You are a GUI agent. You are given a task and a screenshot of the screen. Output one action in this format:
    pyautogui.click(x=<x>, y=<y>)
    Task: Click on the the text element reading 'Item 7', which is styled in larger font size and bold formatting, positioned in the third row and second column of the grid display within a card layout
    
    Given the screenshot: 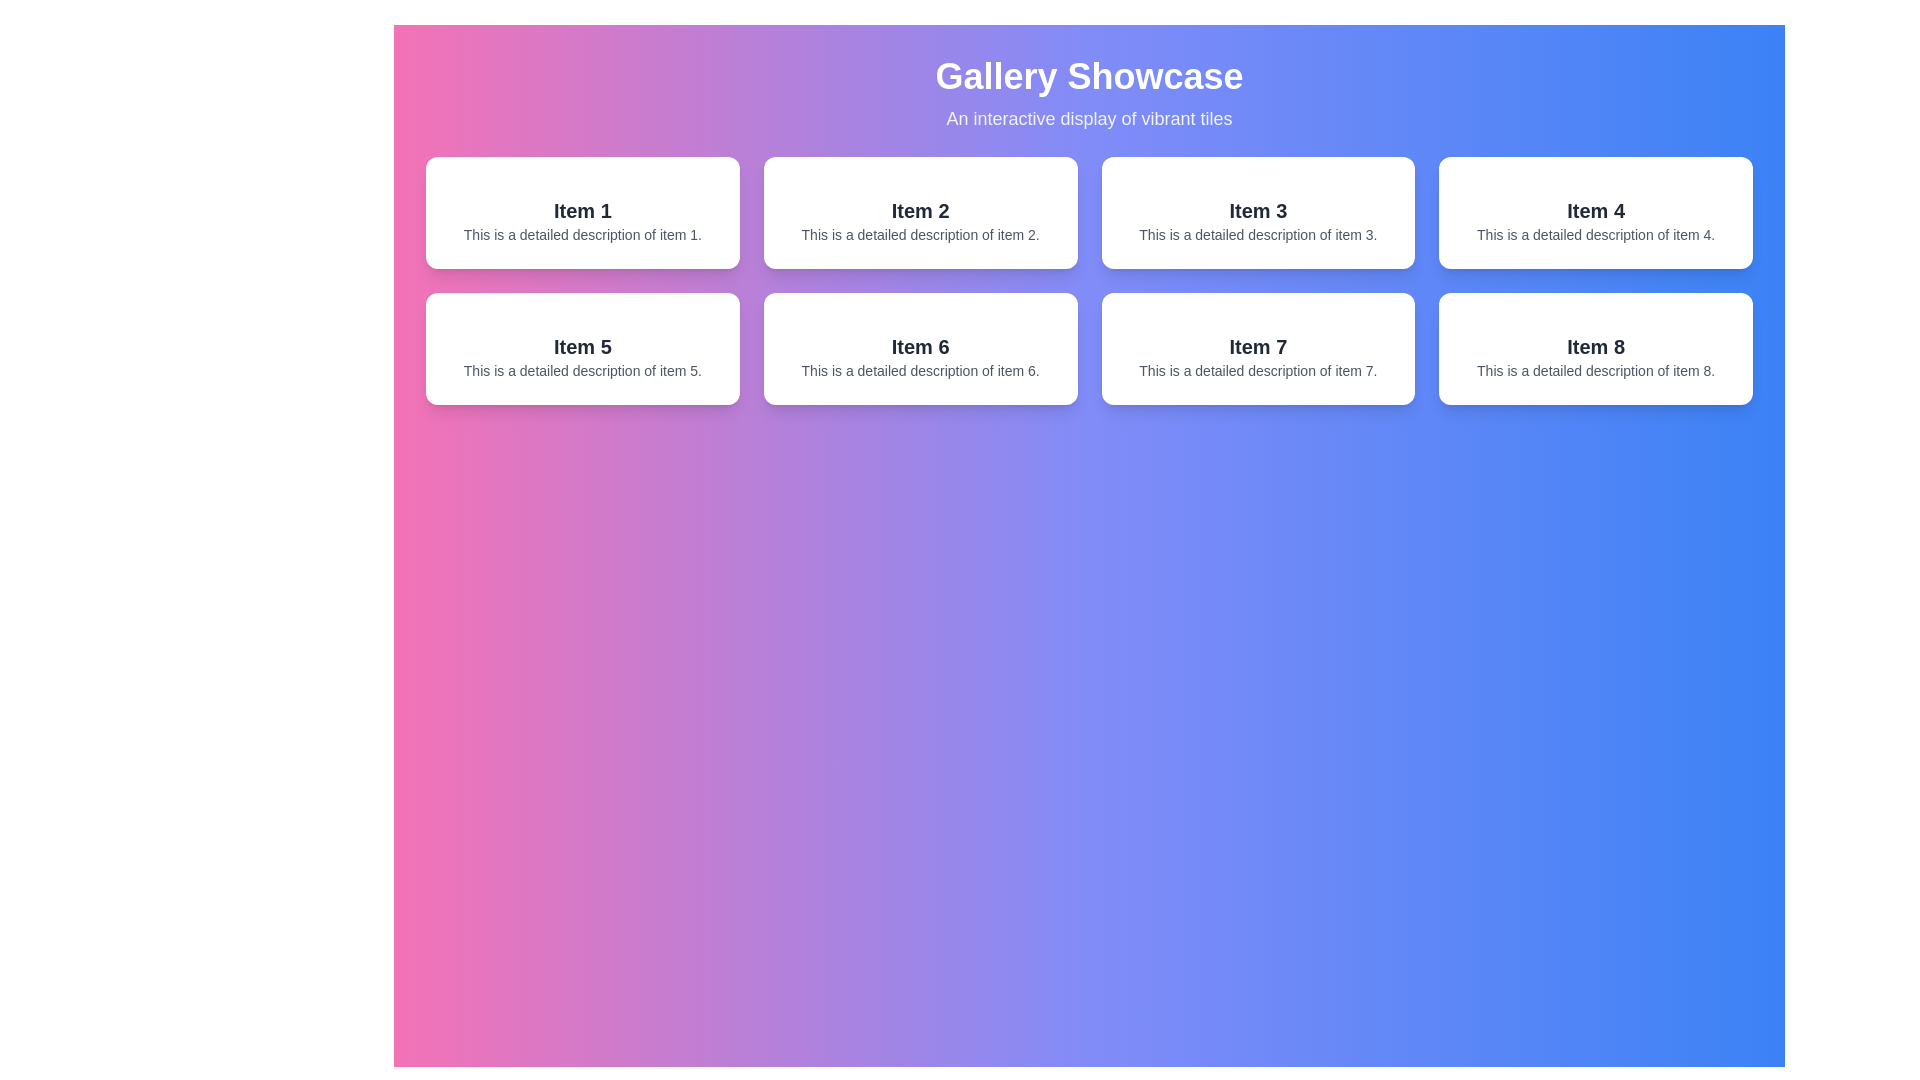 What is the action you would take?
    pyautogui.click(x=1257, y=346)
    